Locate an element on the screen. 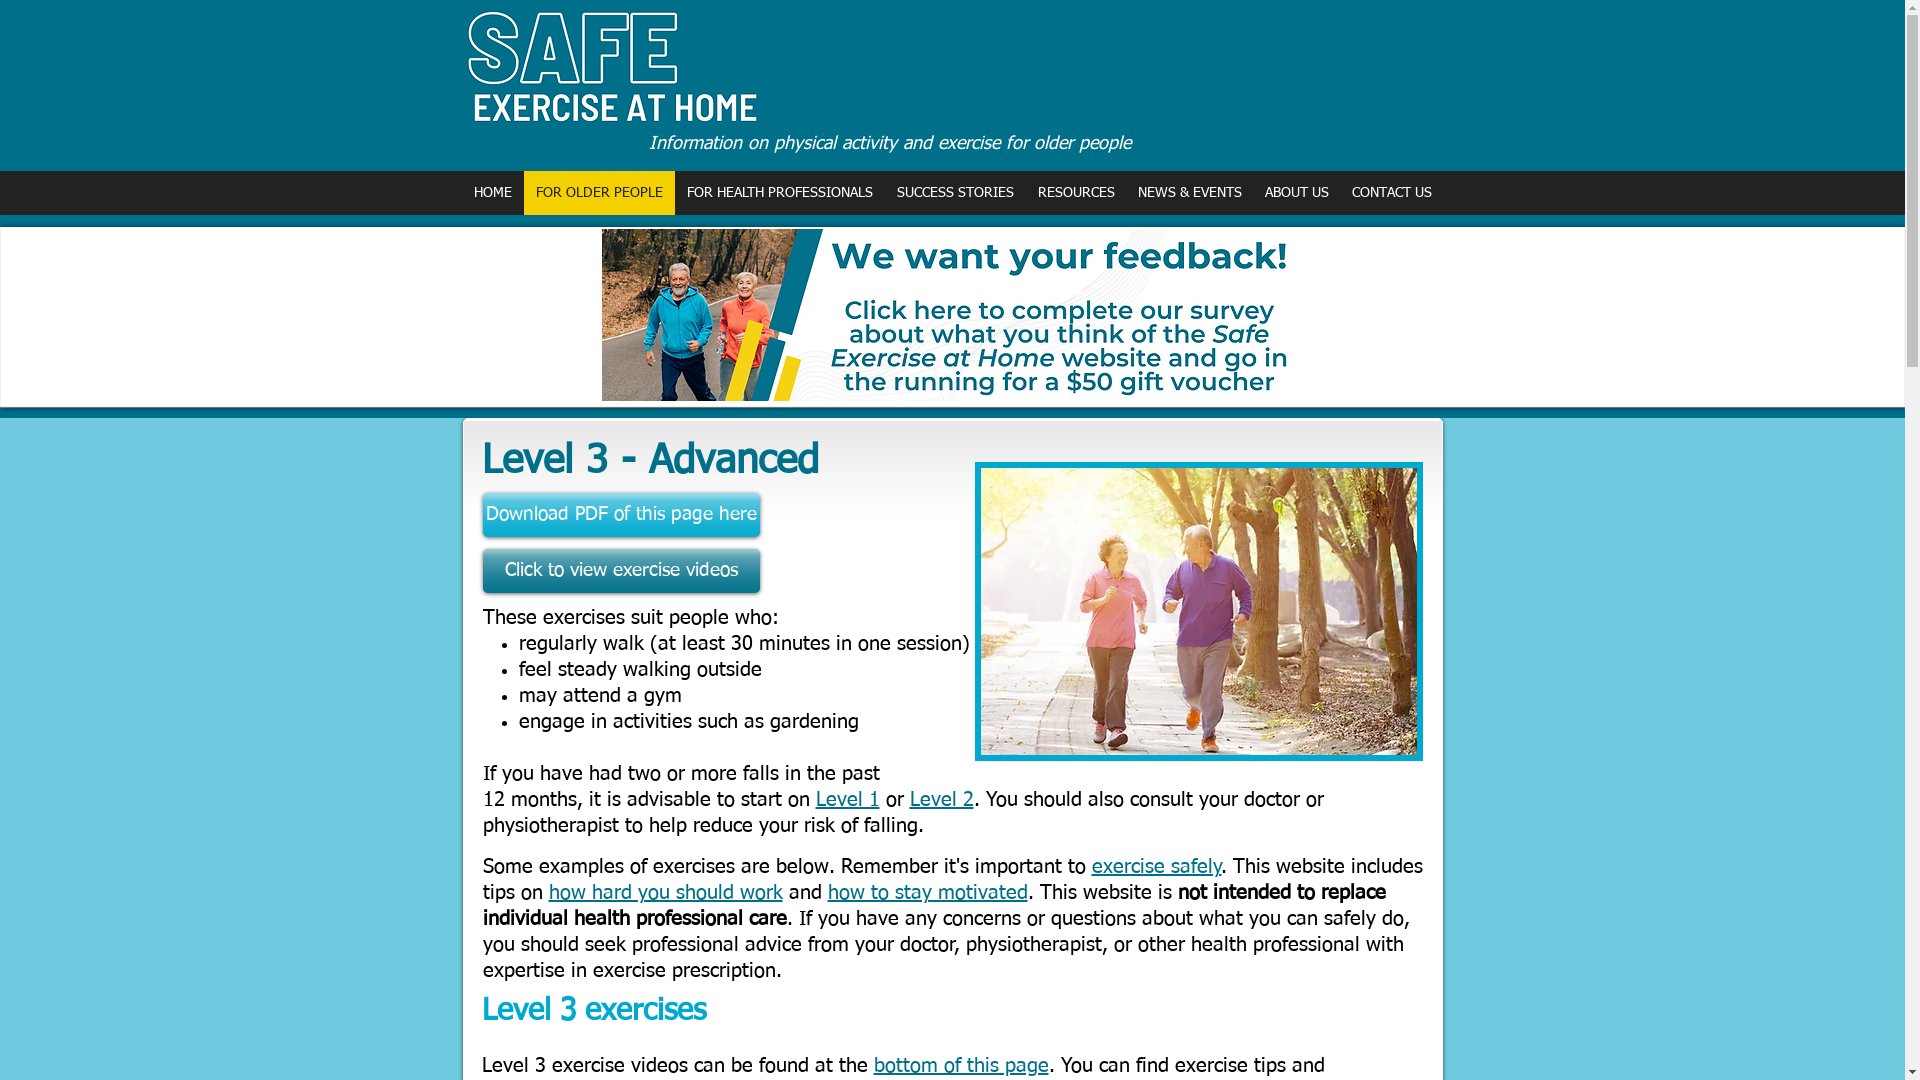  'SUCCESS STORIES' is located at coordinates (882, 192).